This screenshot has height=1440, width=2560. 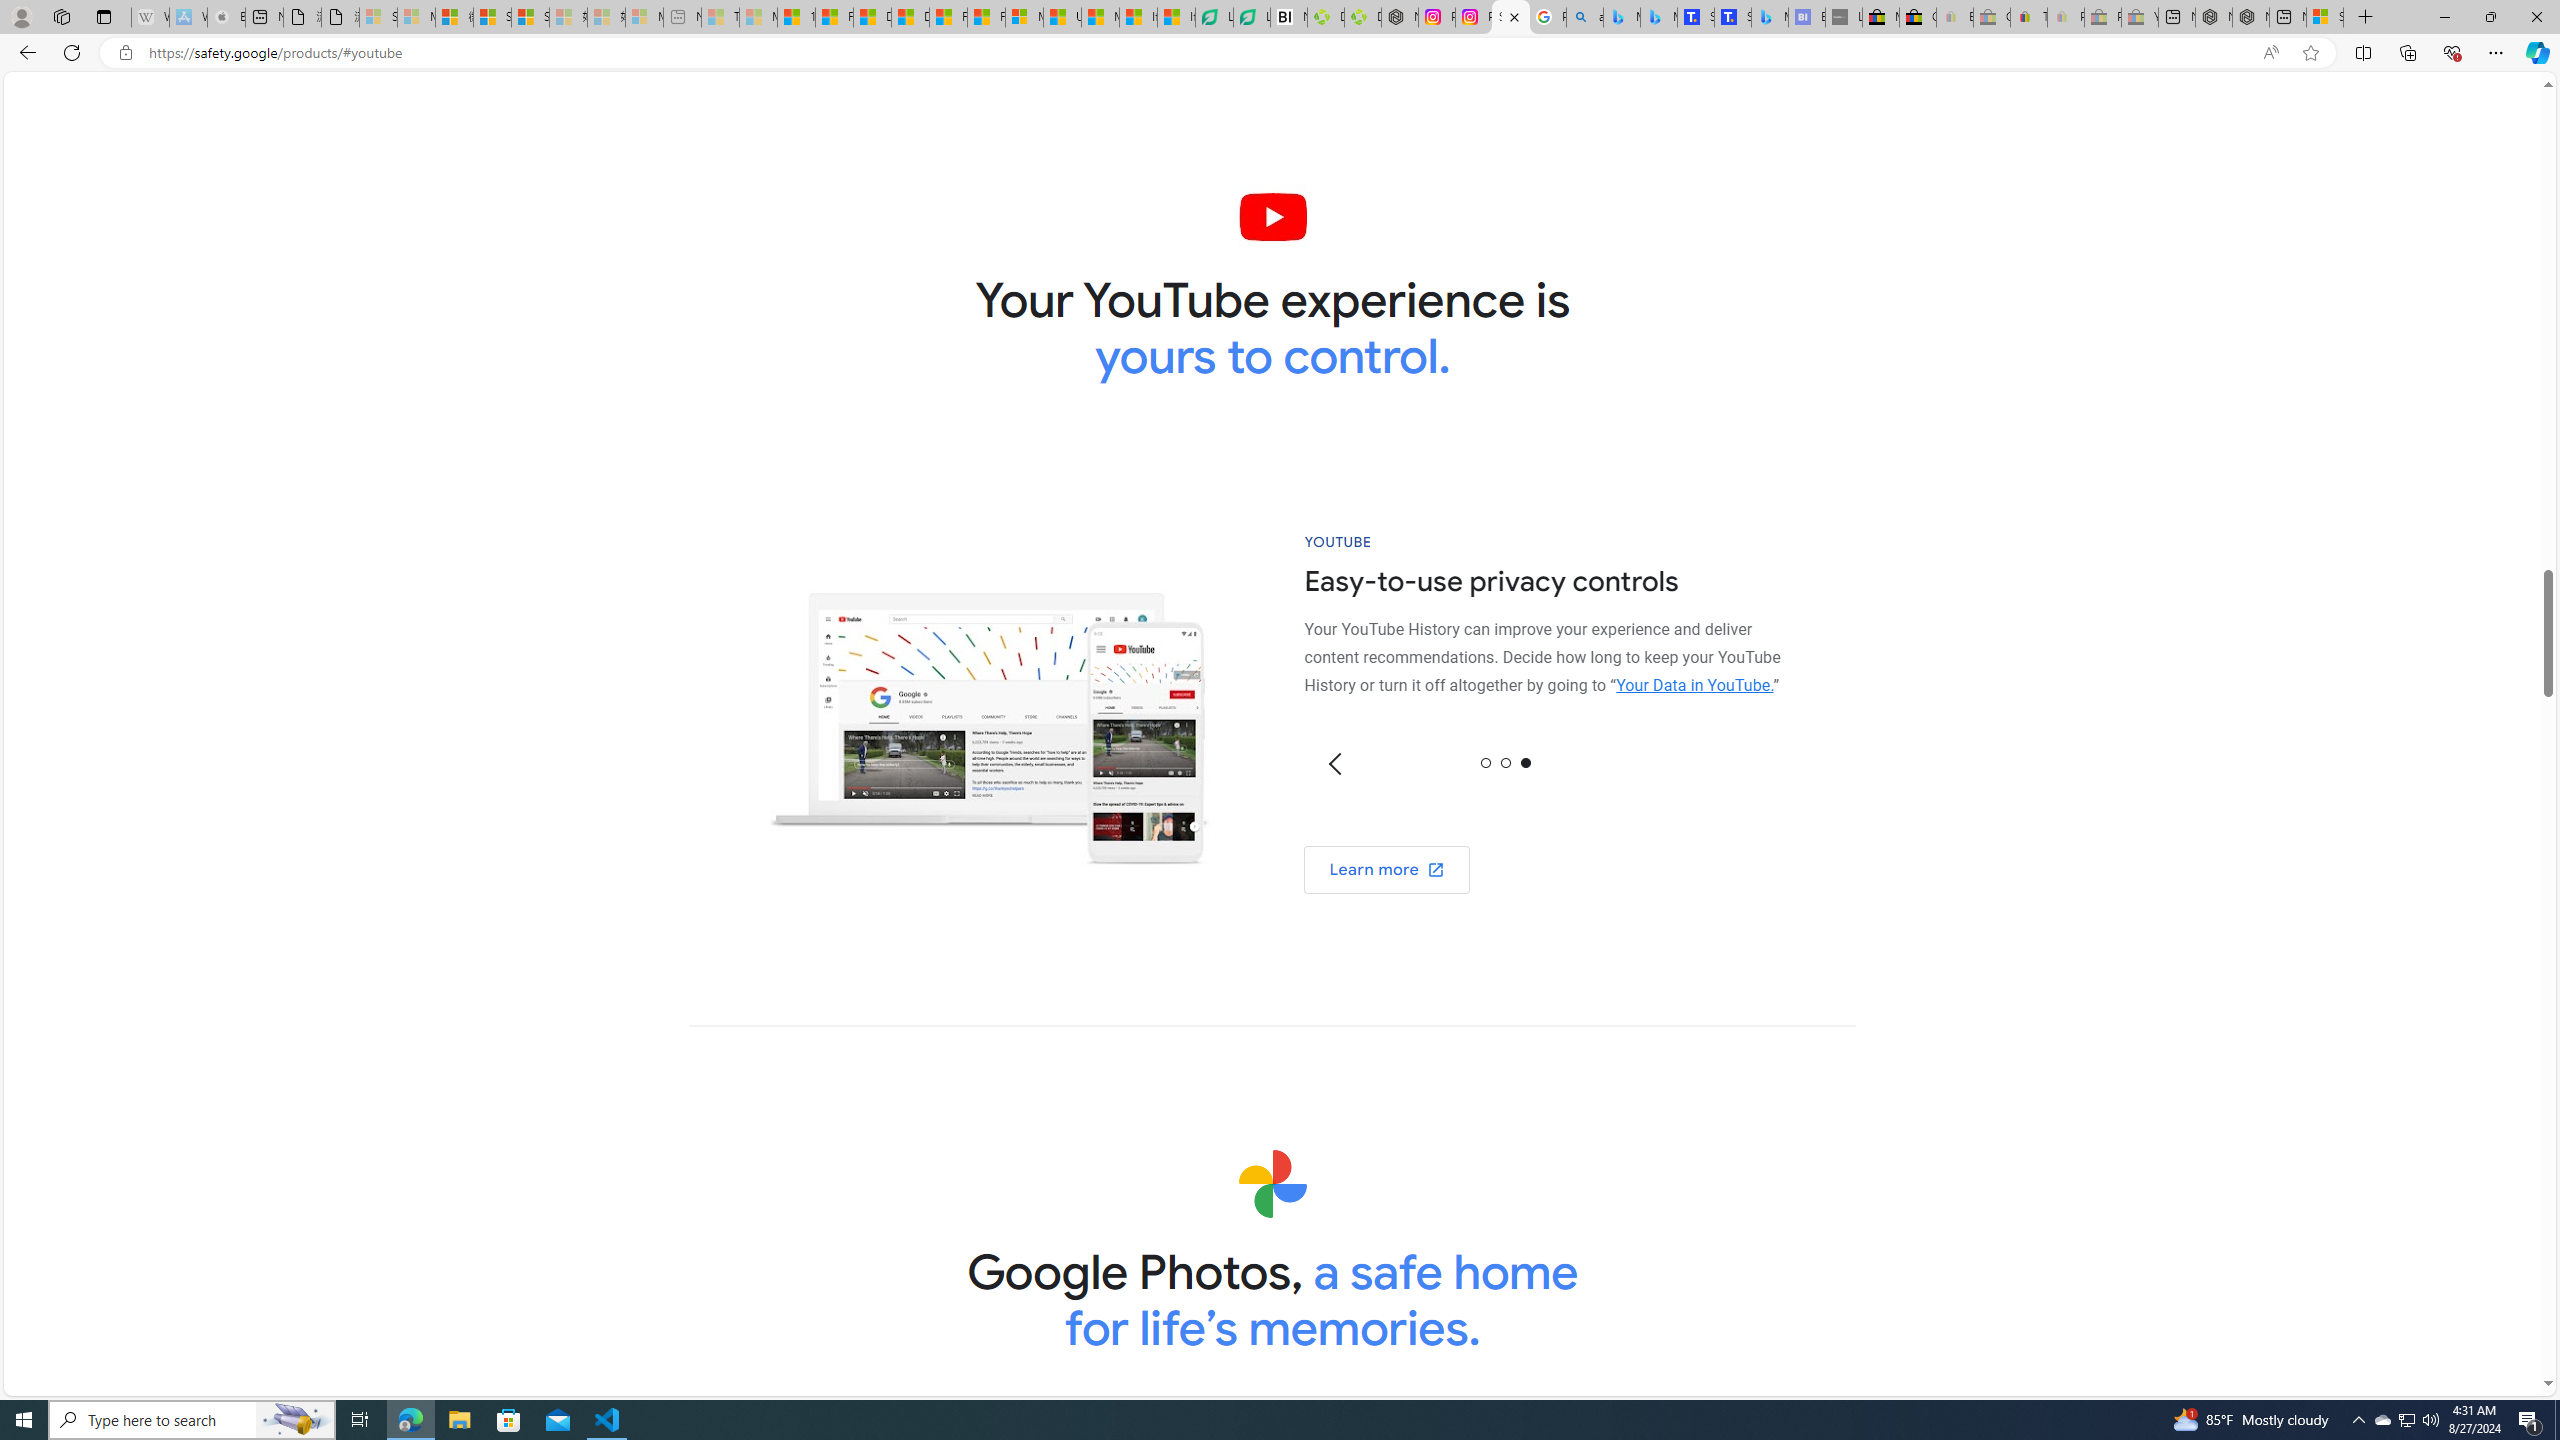 What do you see at coordinates (987, 713) in the screenshot?
I see `'A laptop and phone featuring YouTube'` at bounding box center [987, 713].